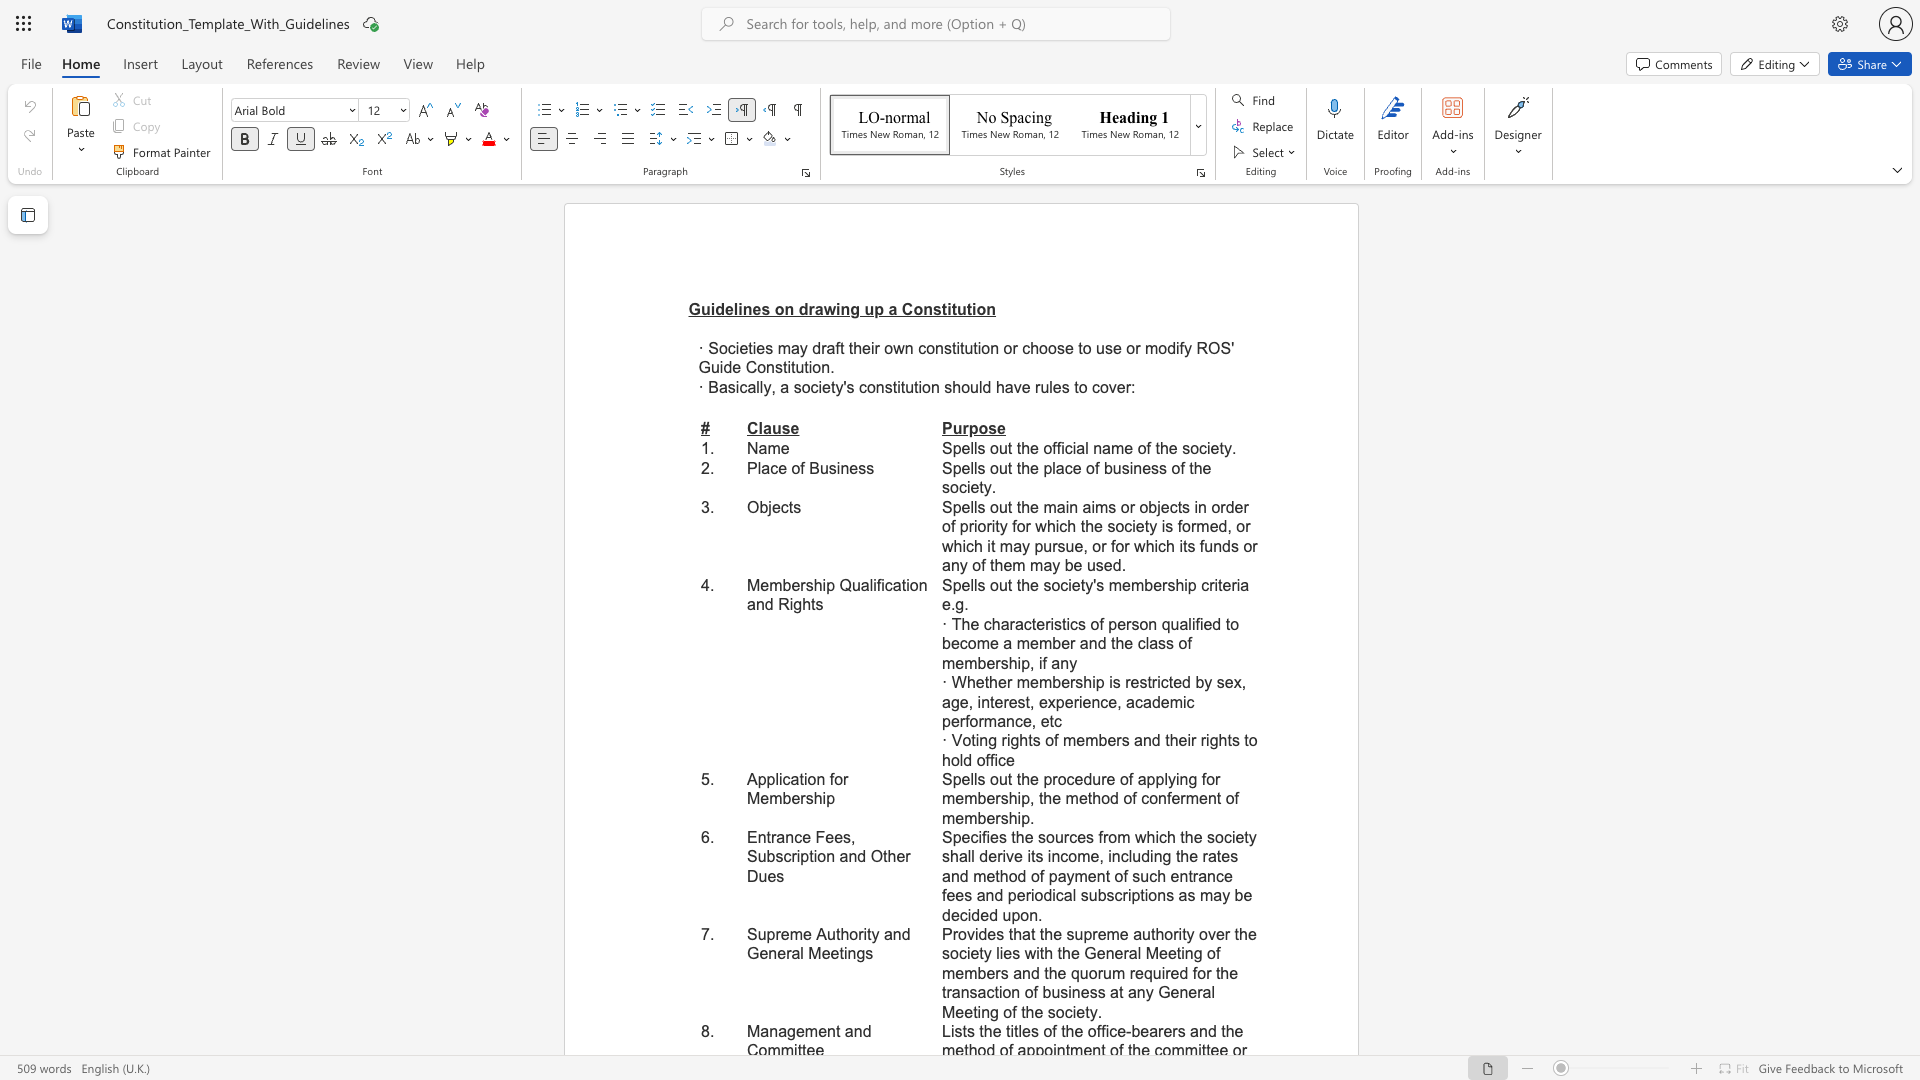  Describe the element at coordinates (759, 797) in the screenshot. I see `the subset text "ember" within the text "Application for Membership"` at that location.